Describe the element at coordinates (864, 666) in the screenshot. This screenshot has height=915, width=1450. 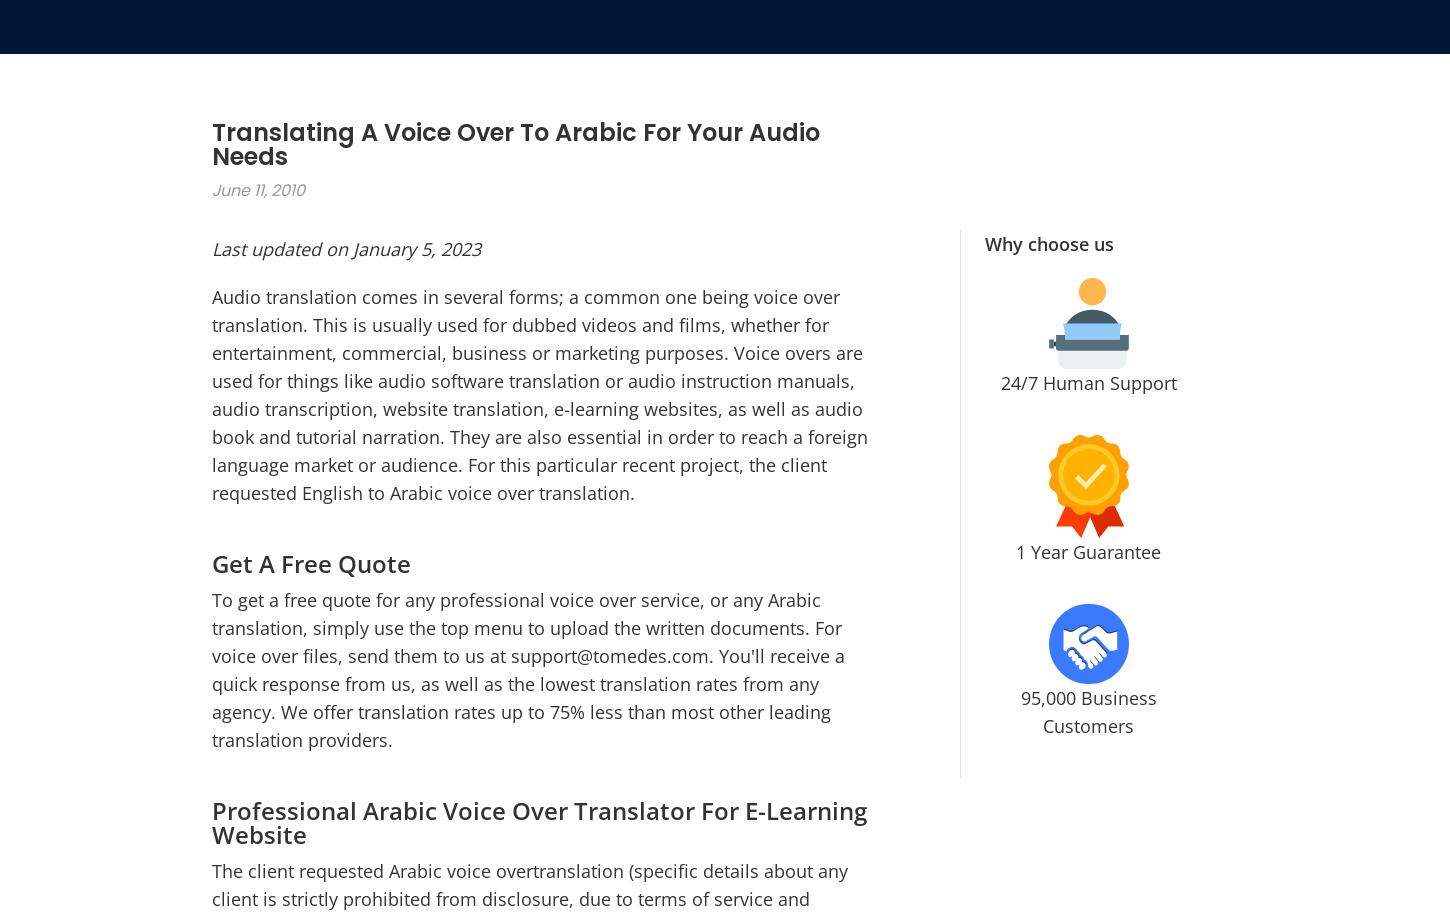
I see `'Travel & Tourism'` at that location.